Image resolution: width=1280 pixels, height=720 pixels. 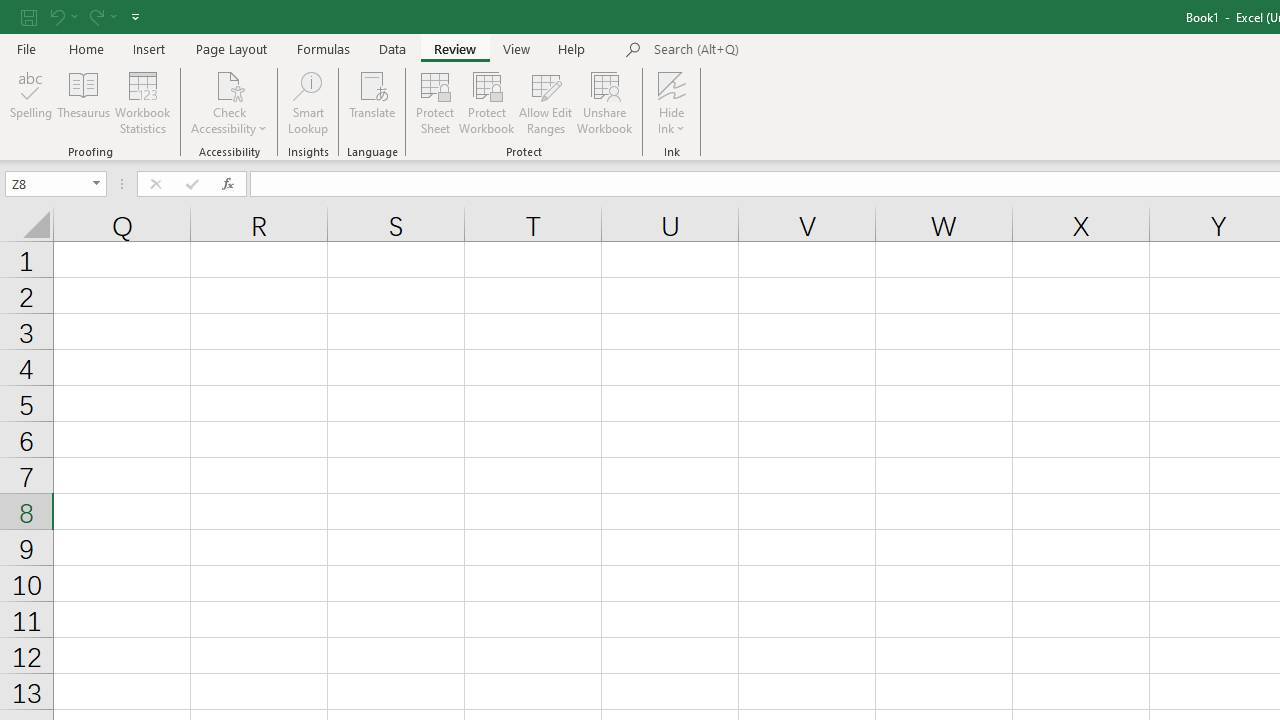 What do you see at coordinates (571, 48) in the screenshot?
I see `'Help'` at bounding box center [571, 48].